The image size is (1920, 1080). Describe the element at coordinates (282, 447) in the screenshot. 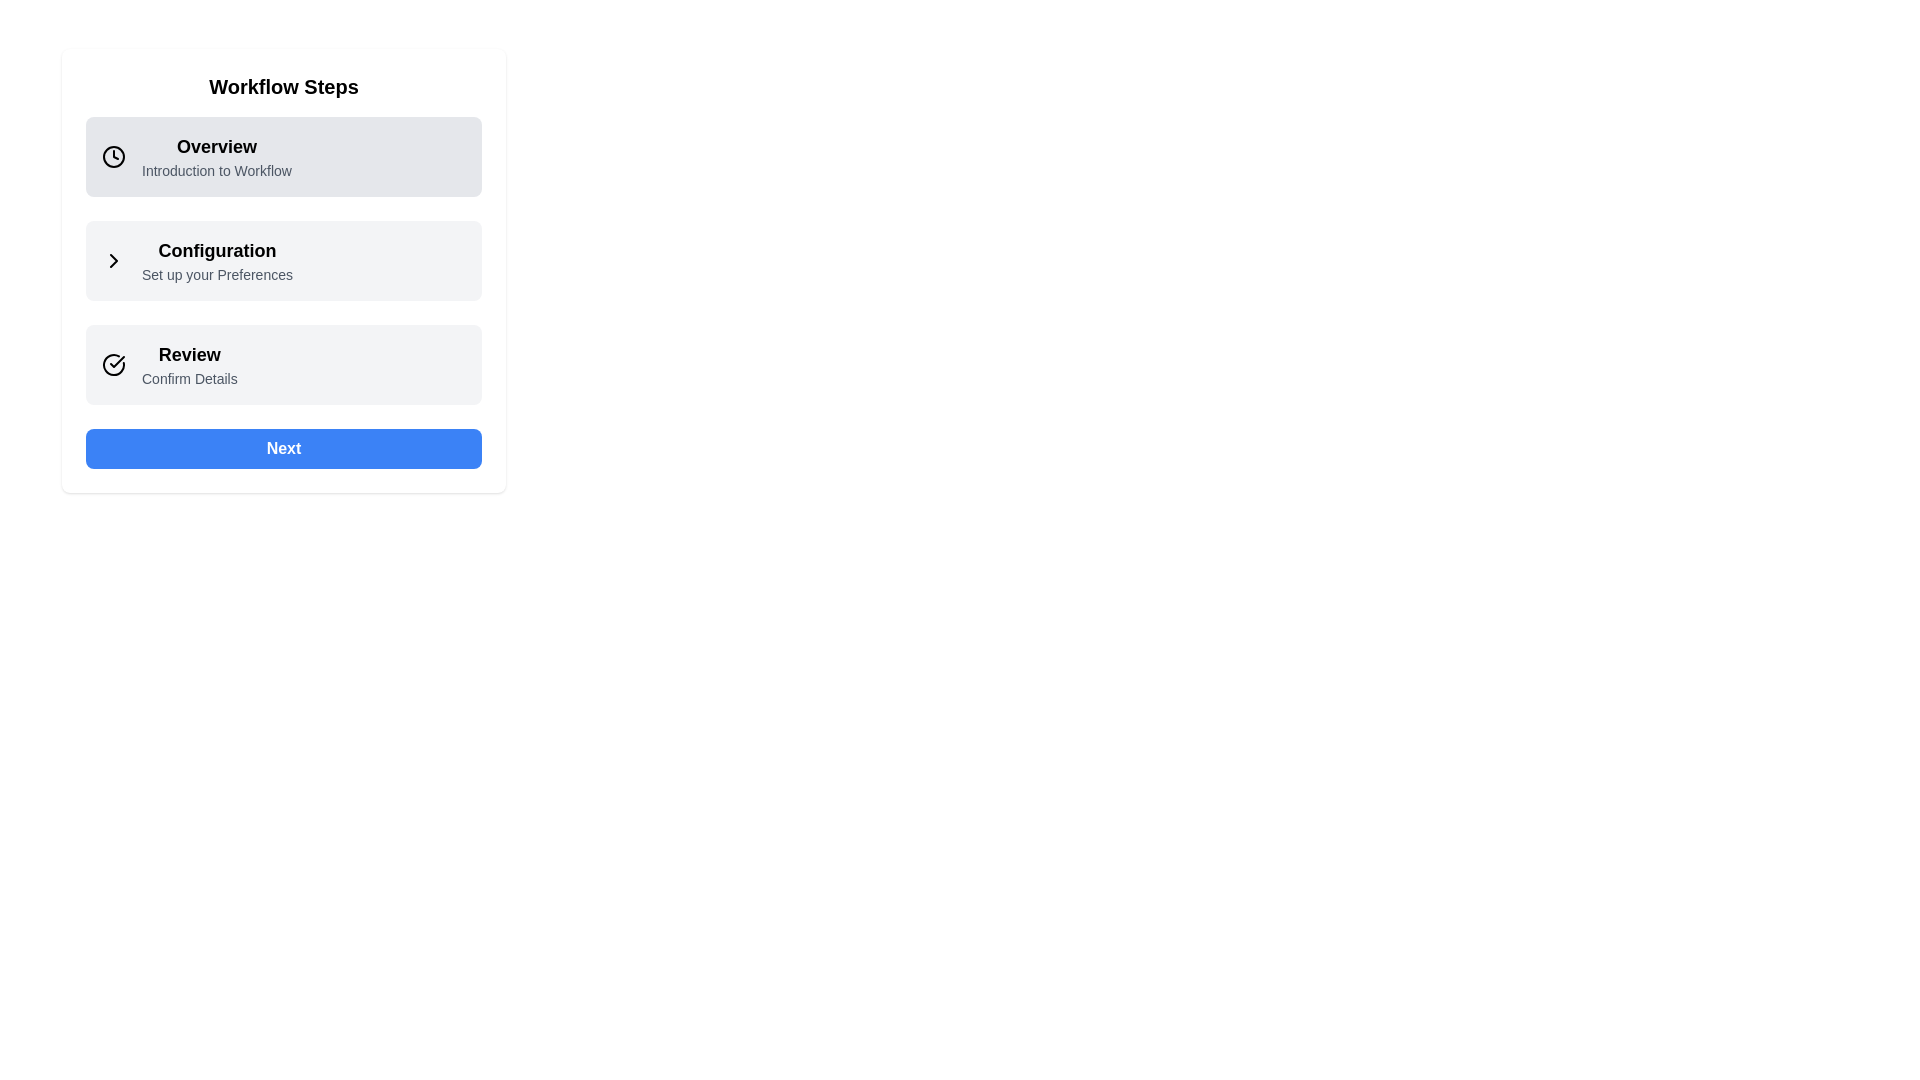

I see `the 'Next' button located at the bottom of the layout to activate hover effects` at that location.